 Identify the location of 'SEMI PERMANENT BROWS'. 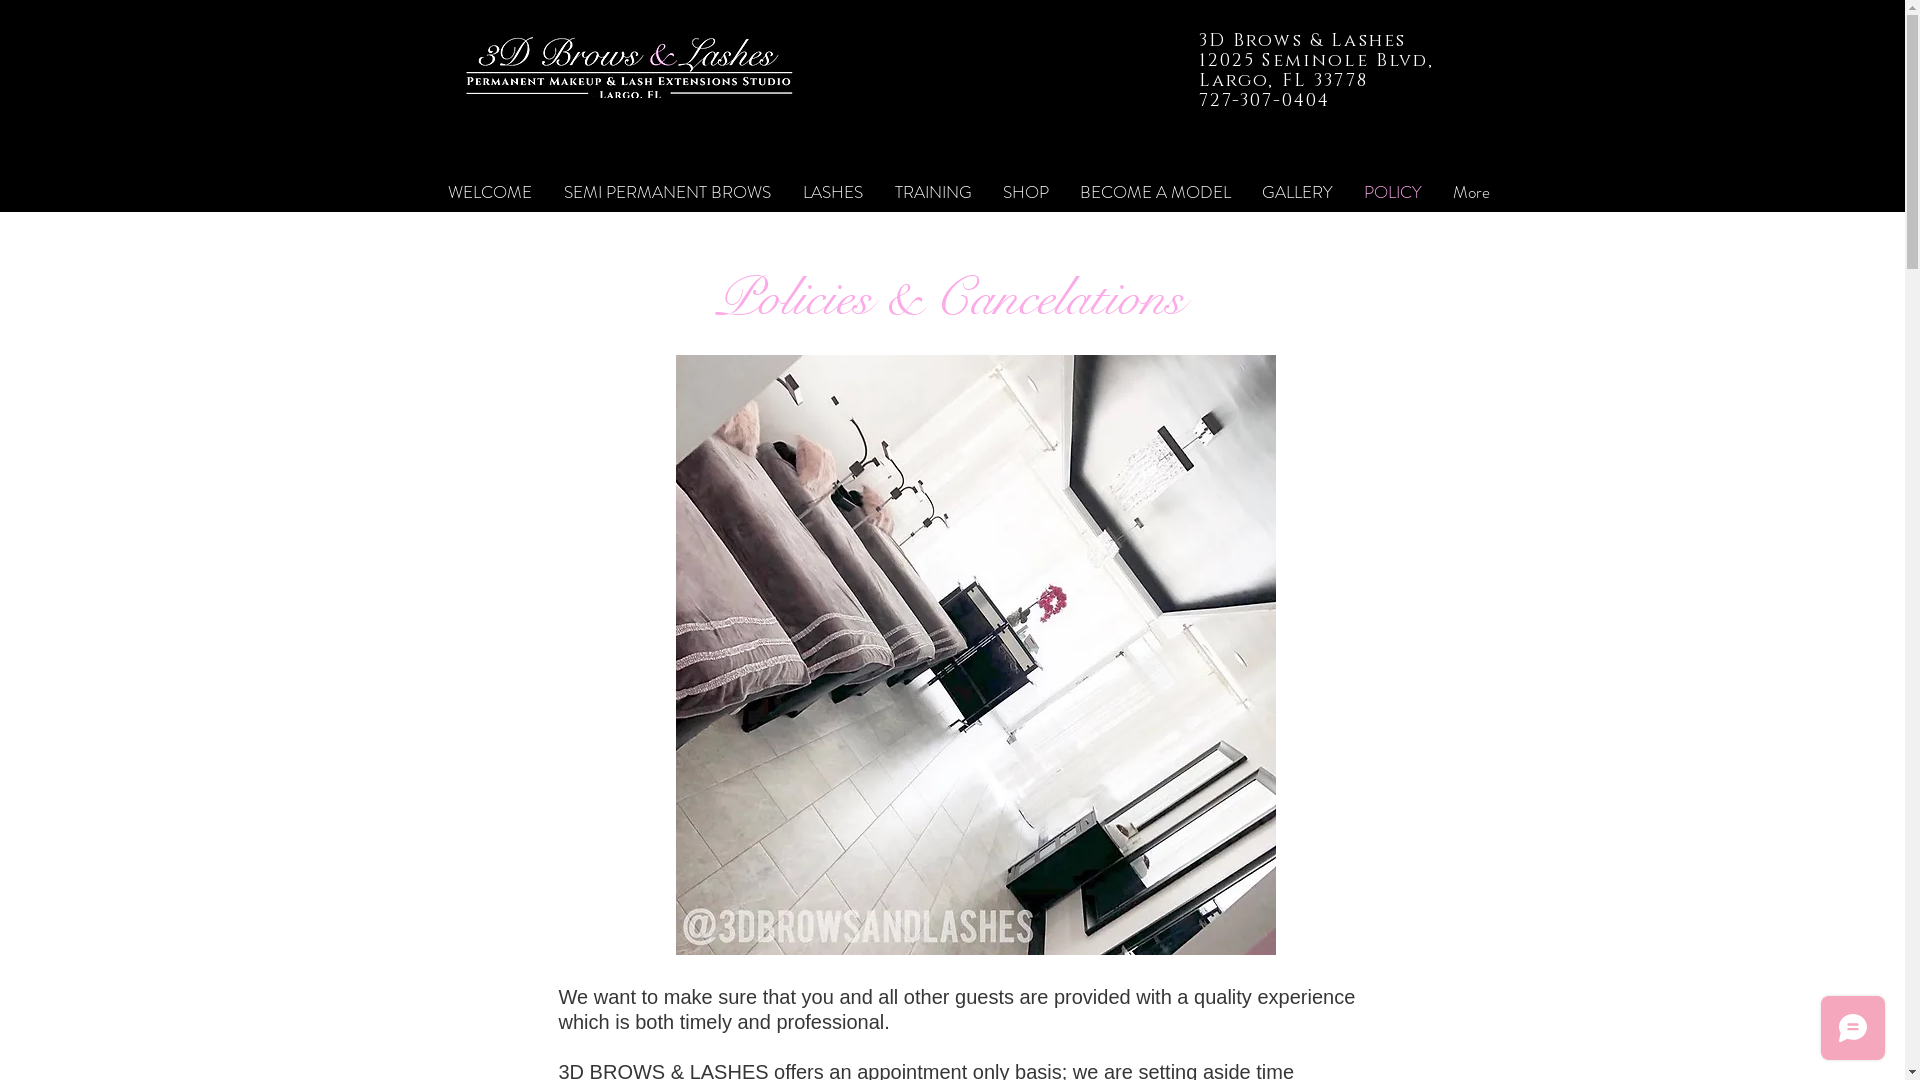
(547, 192).